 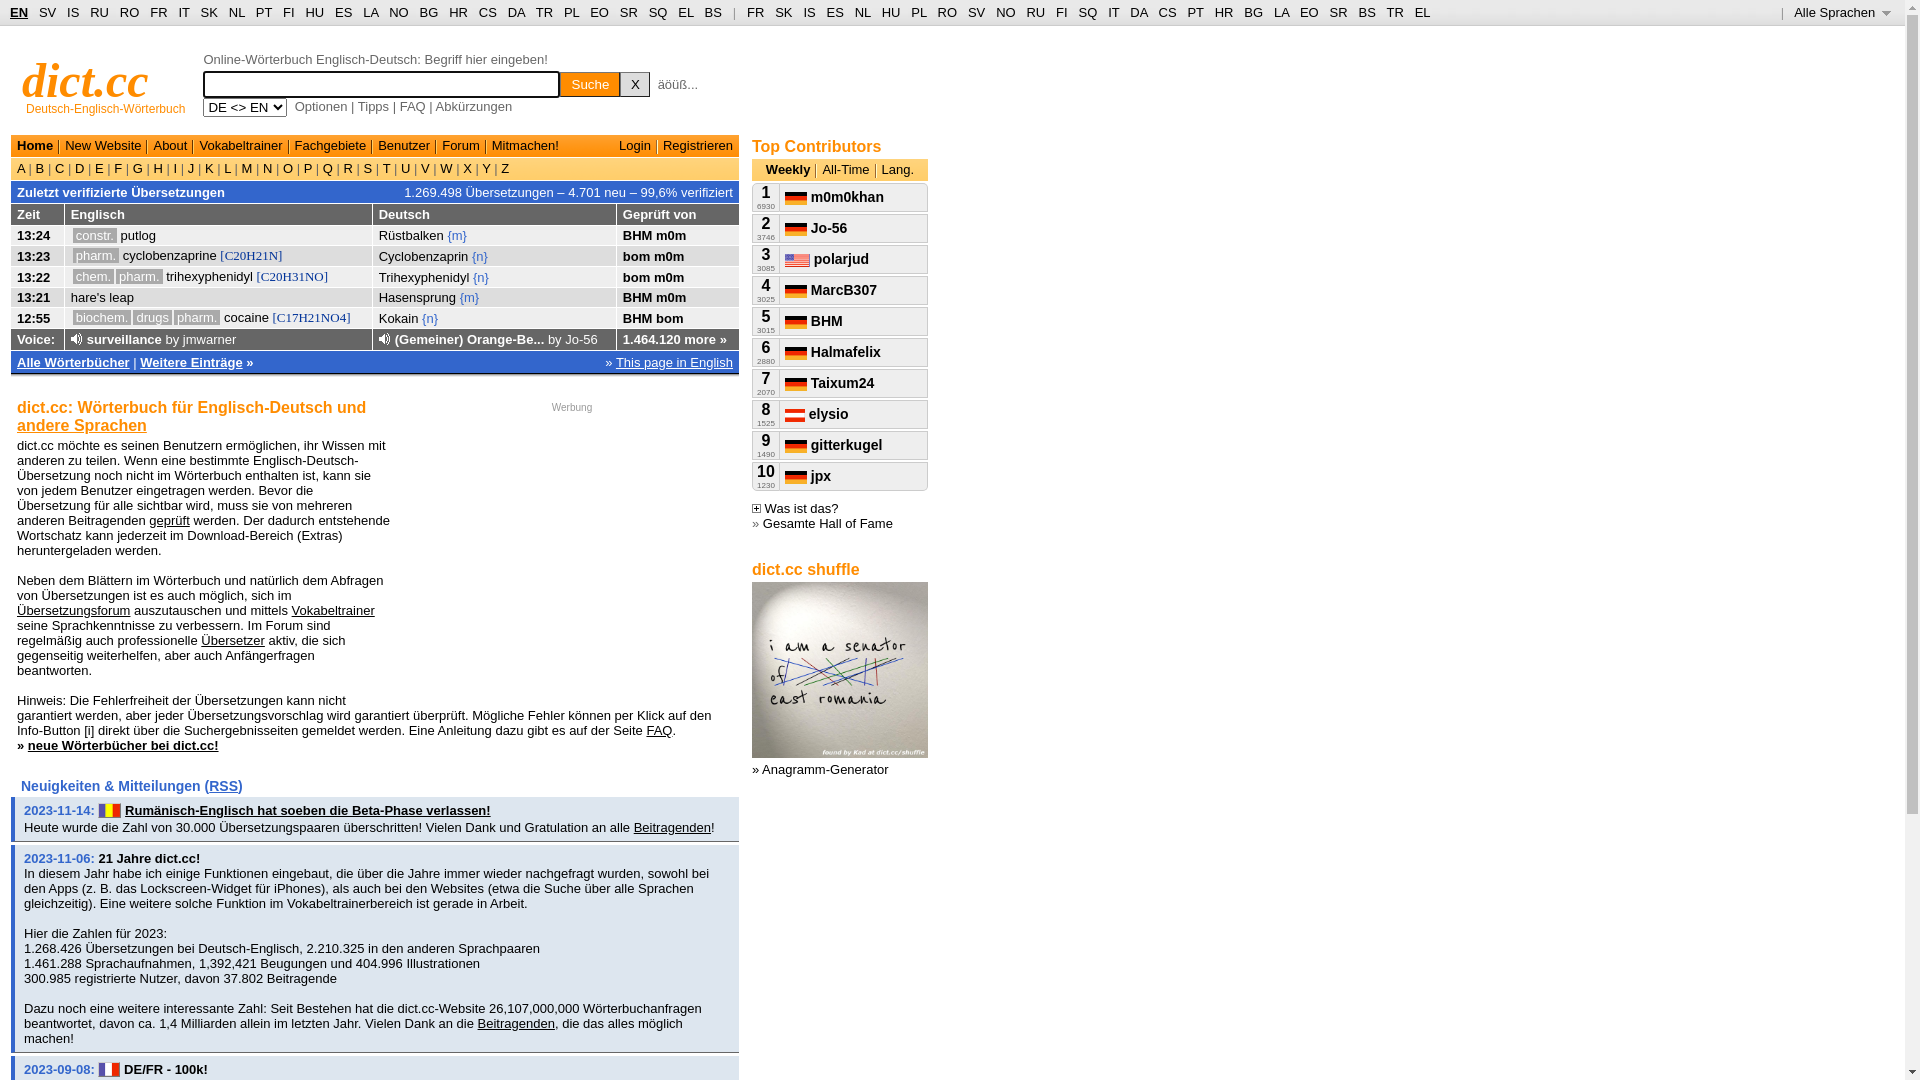 I want to click on 'MarcB307', so click(x=784, y=289).